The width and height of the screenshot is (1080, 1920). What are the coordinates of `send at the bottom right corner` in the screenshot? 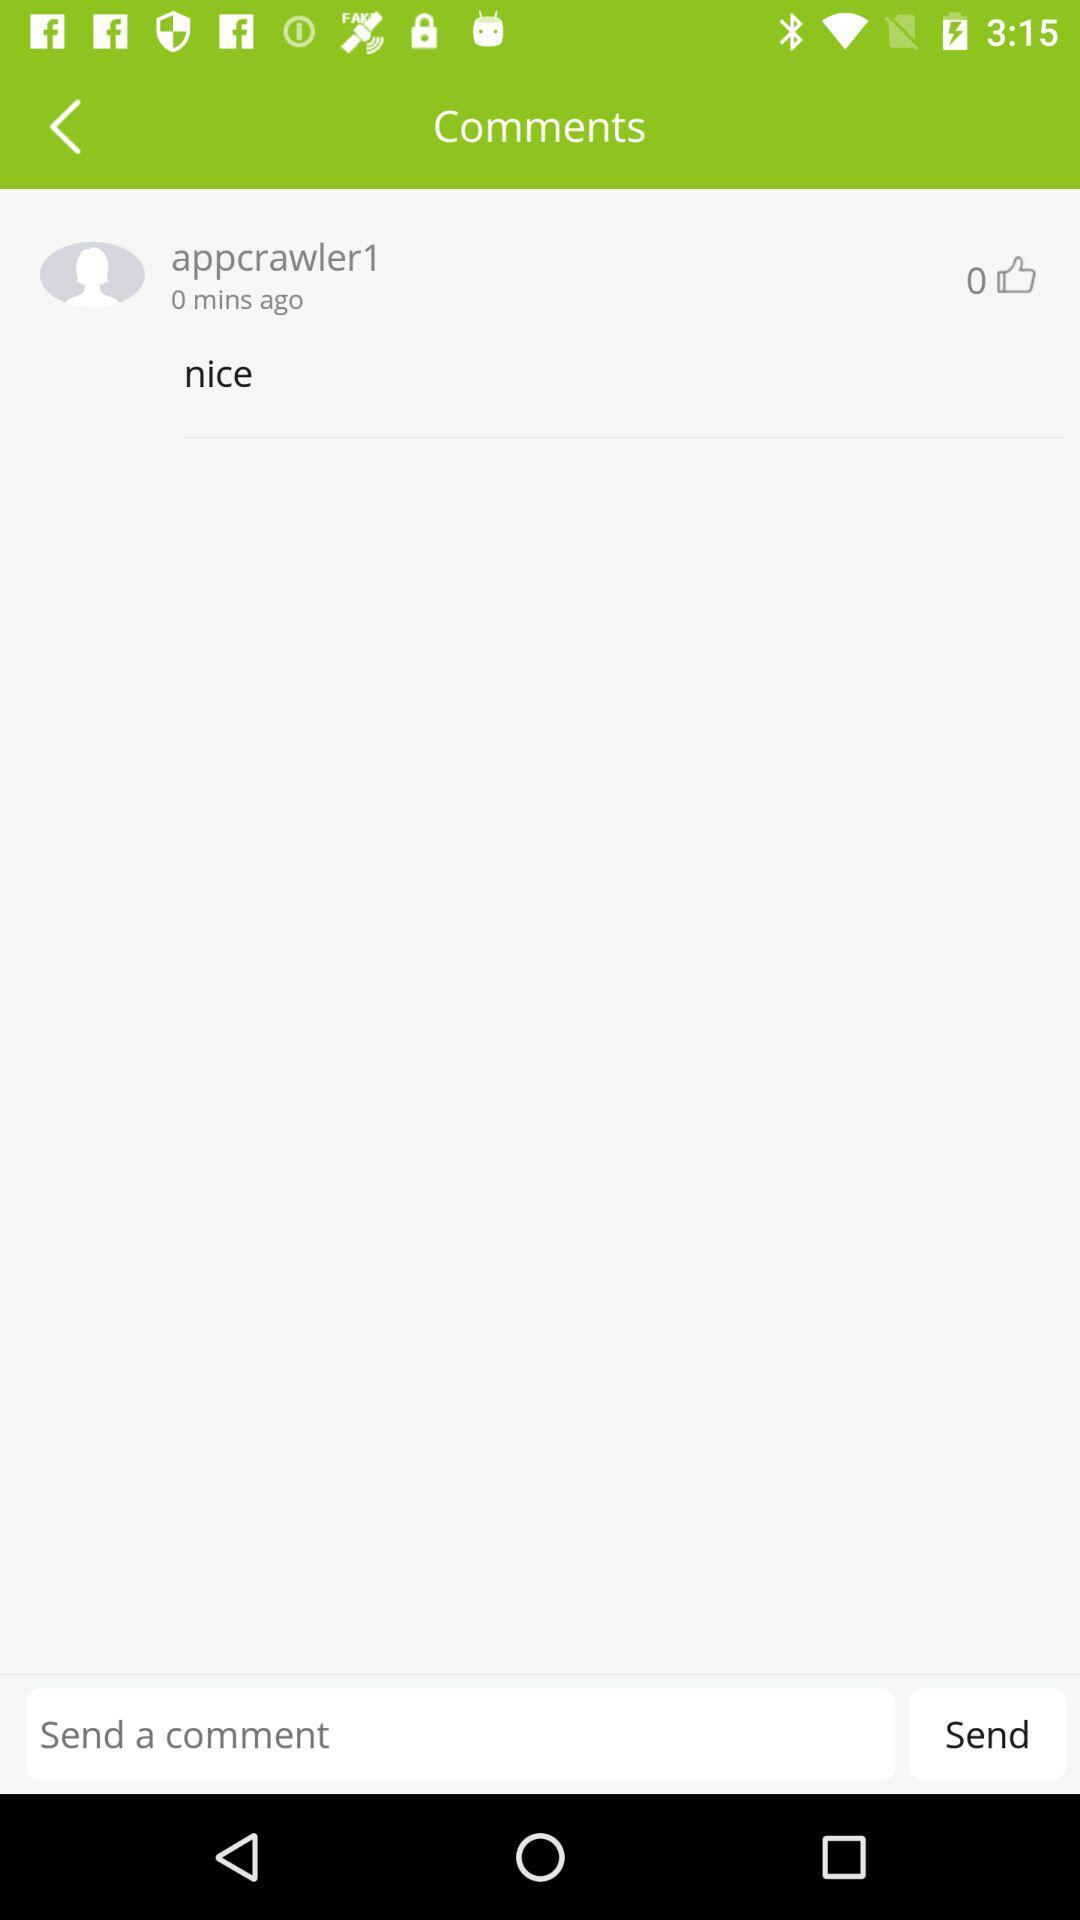 It's located at (986, 1733).